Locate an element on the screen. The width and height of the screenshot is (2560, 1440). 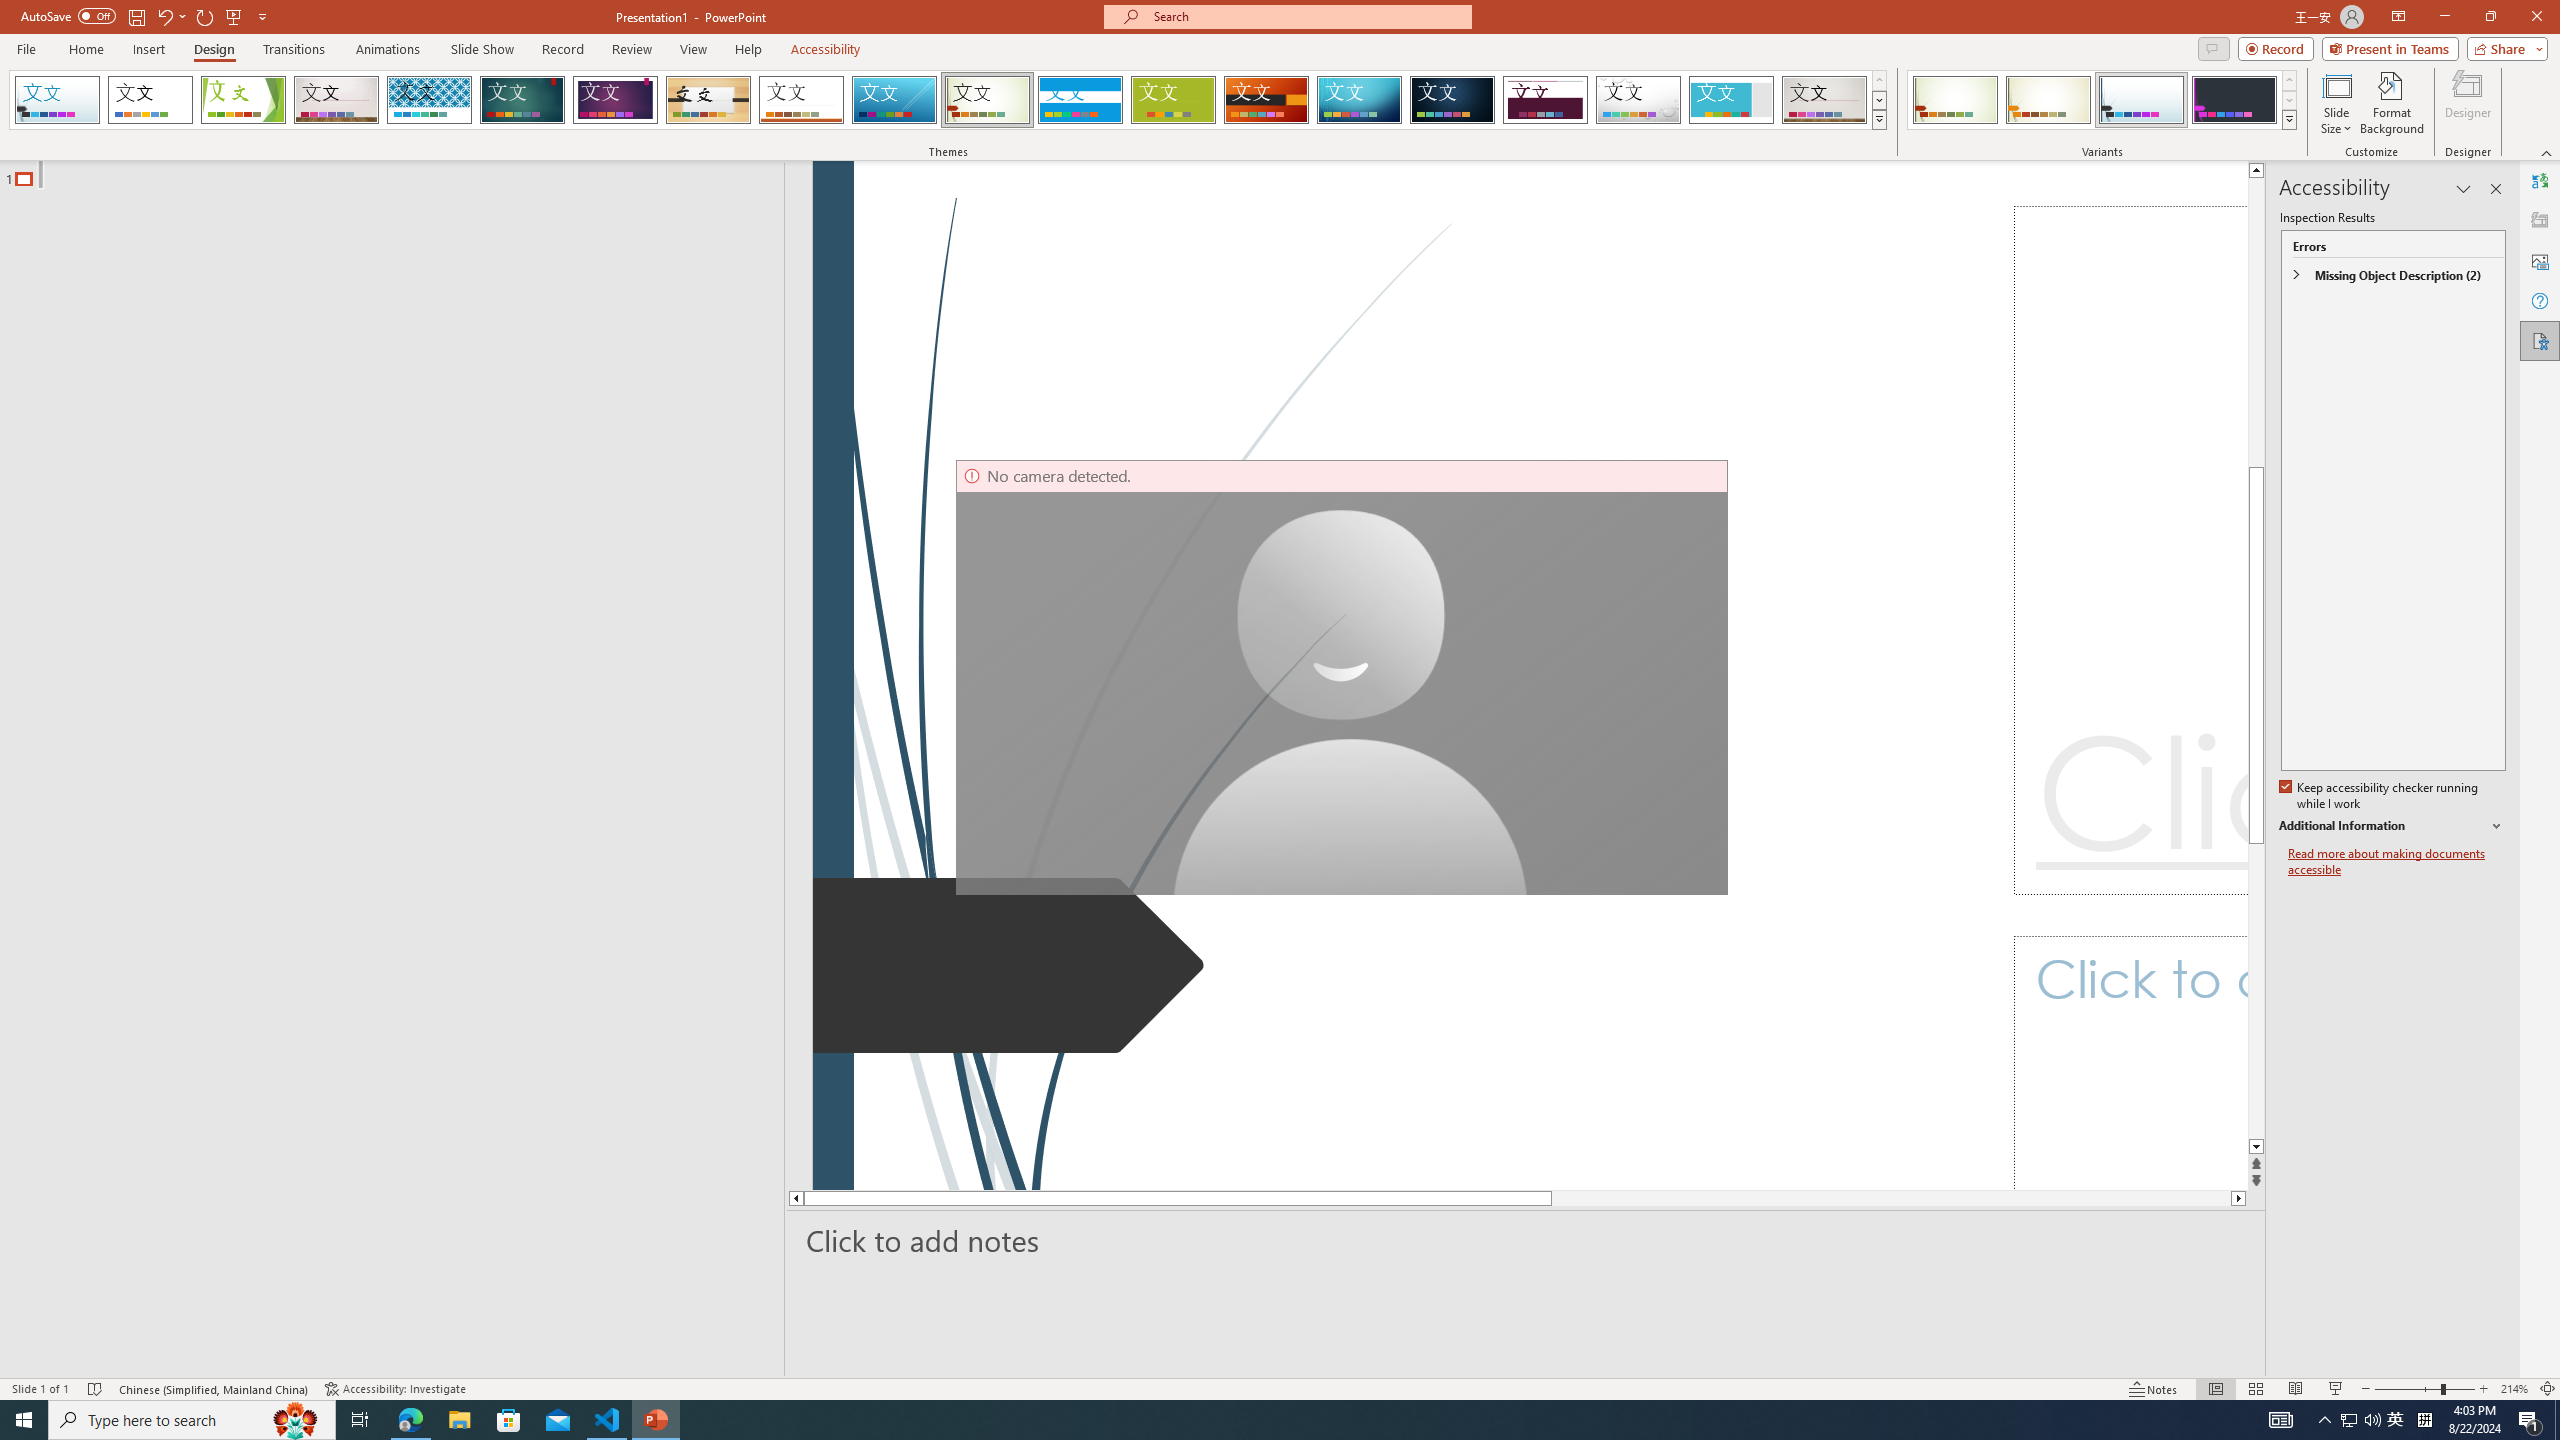
'Camera 7, No camera detected.' is located at coordinates (1341, 677).